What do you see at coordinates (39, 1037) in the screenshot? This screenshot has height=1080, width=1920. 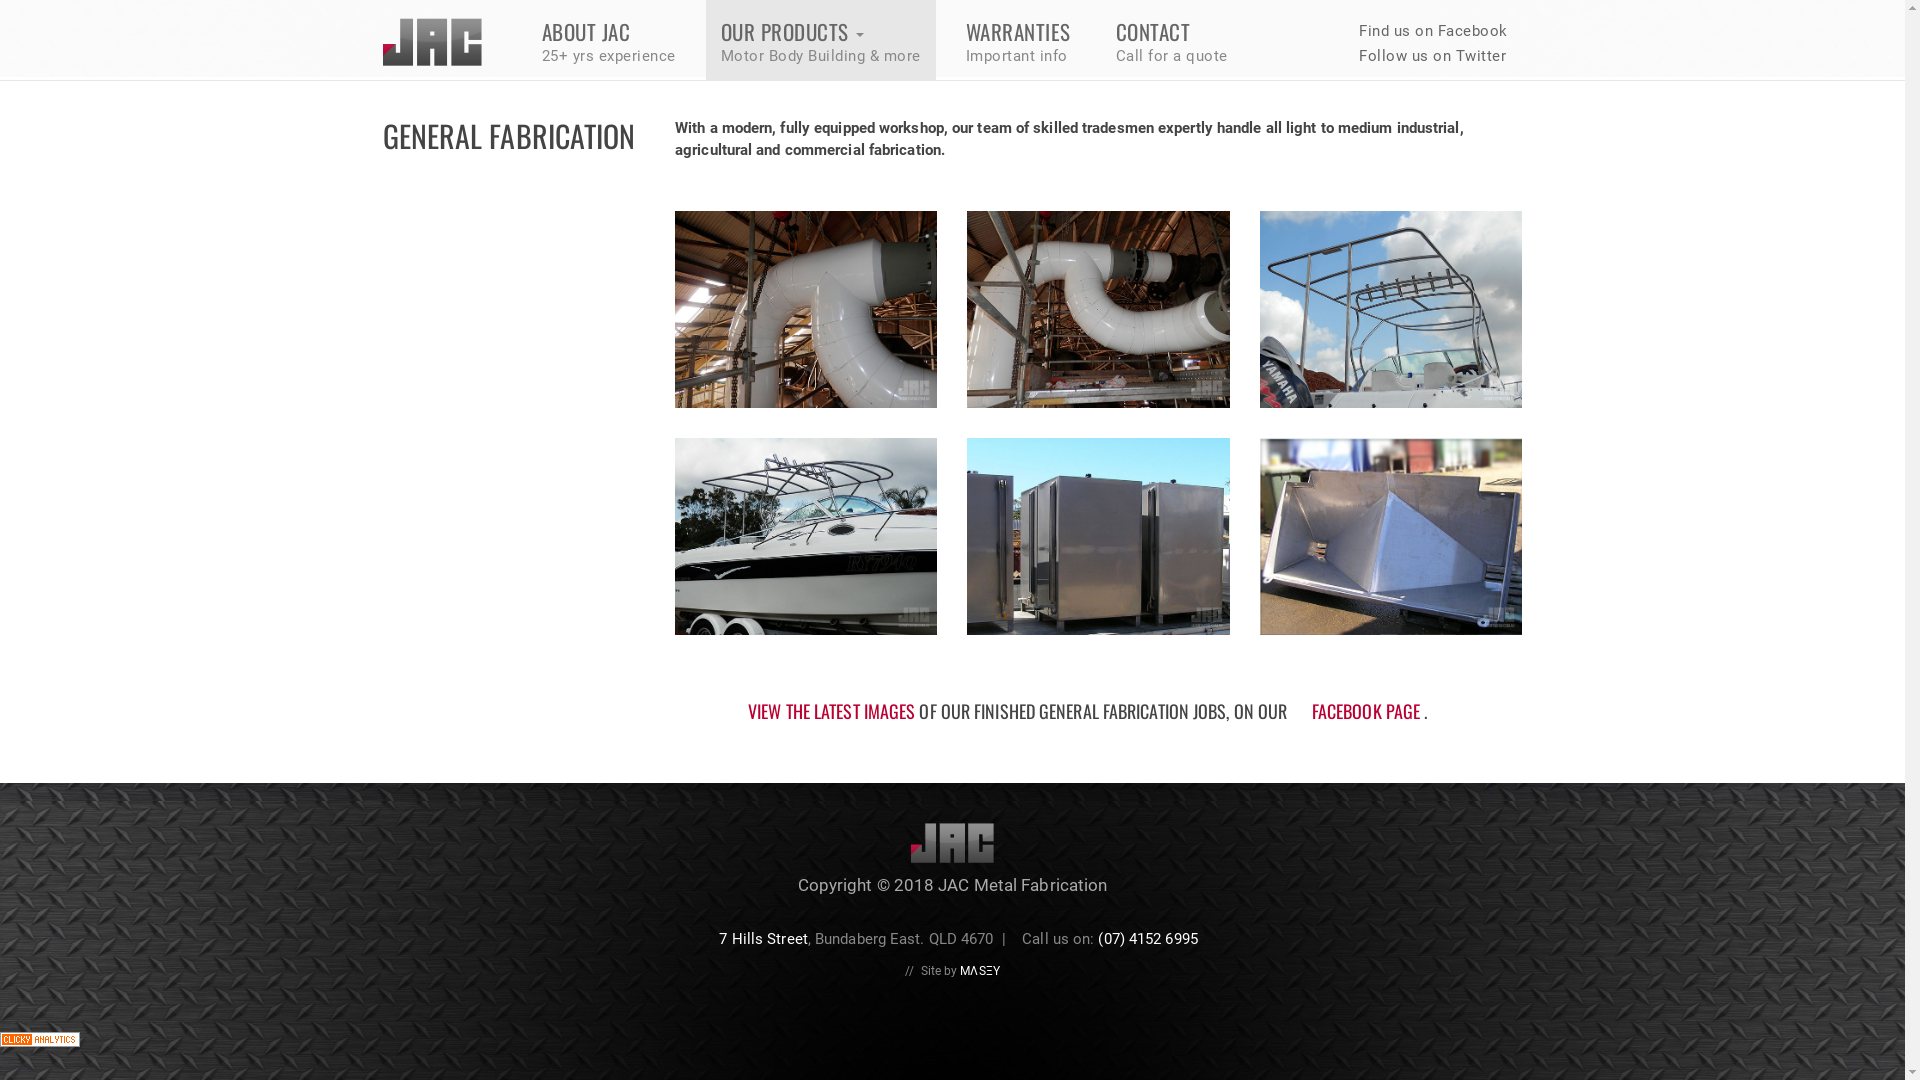 I see `'Web Statistics'` at bounding box center [39, 1037].